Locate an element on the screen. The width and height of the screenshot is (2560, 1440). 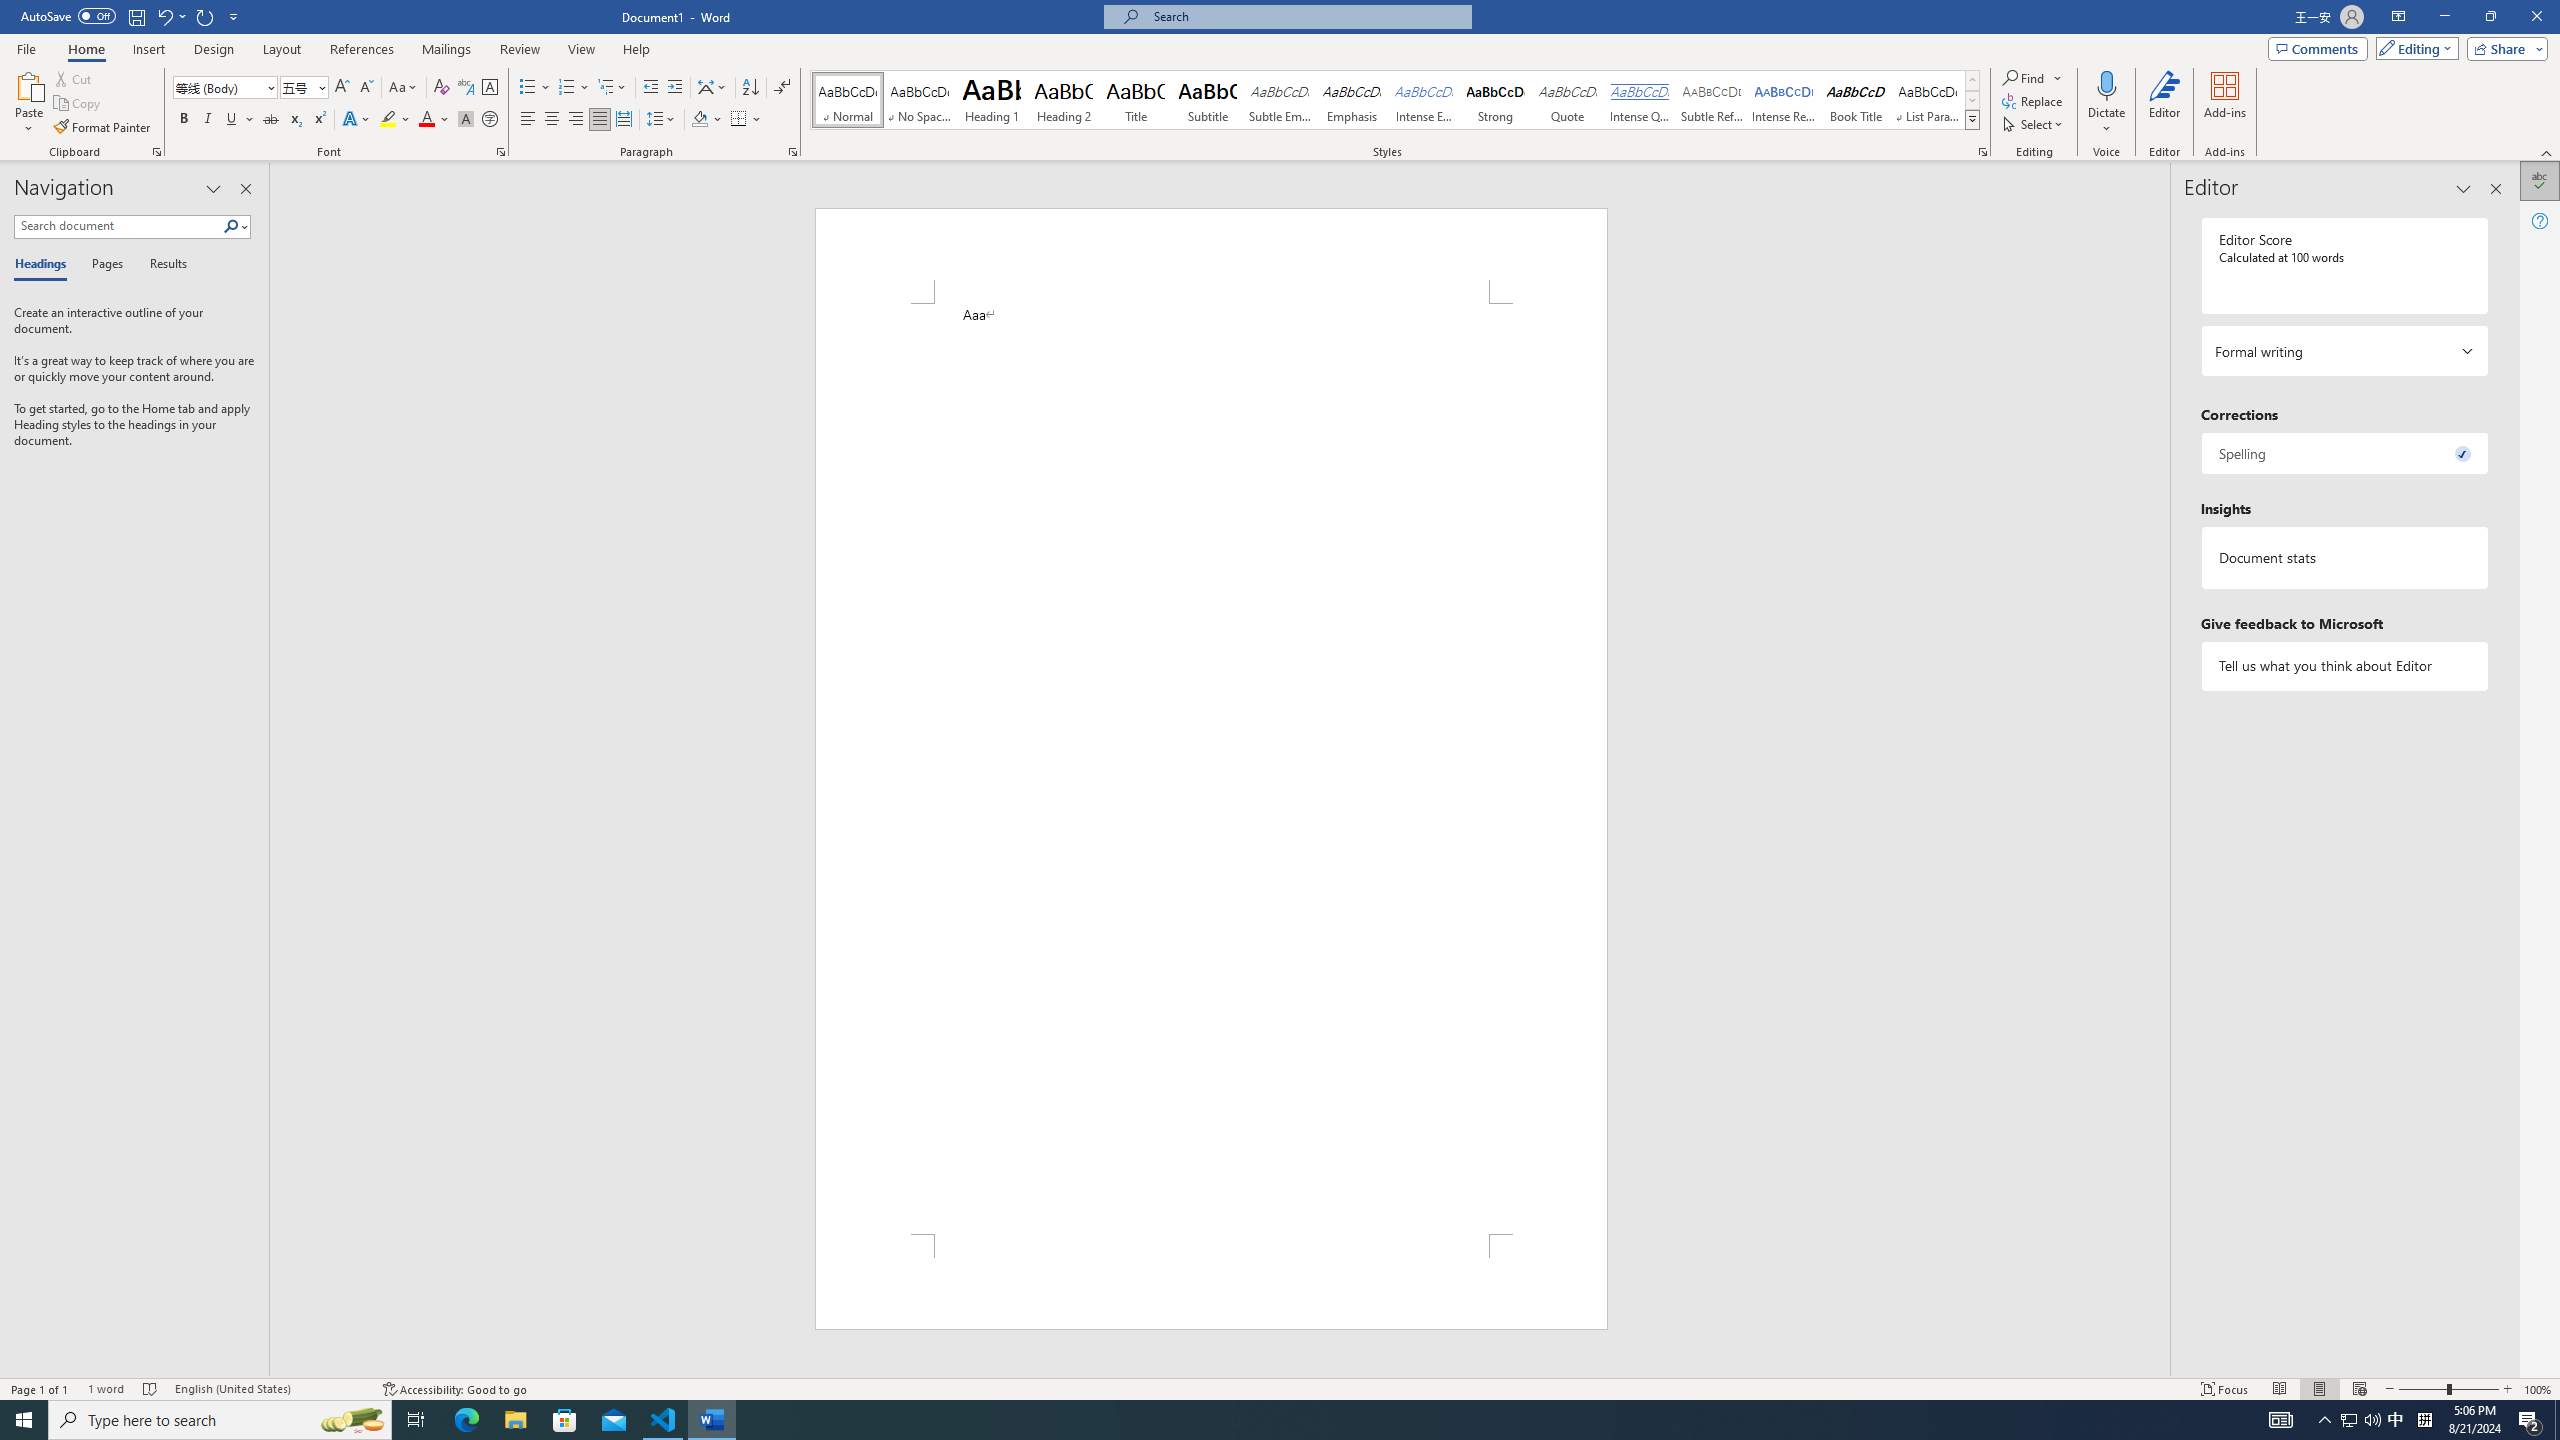
'Undo Increase Indent' is located at coordinates (163, 15).